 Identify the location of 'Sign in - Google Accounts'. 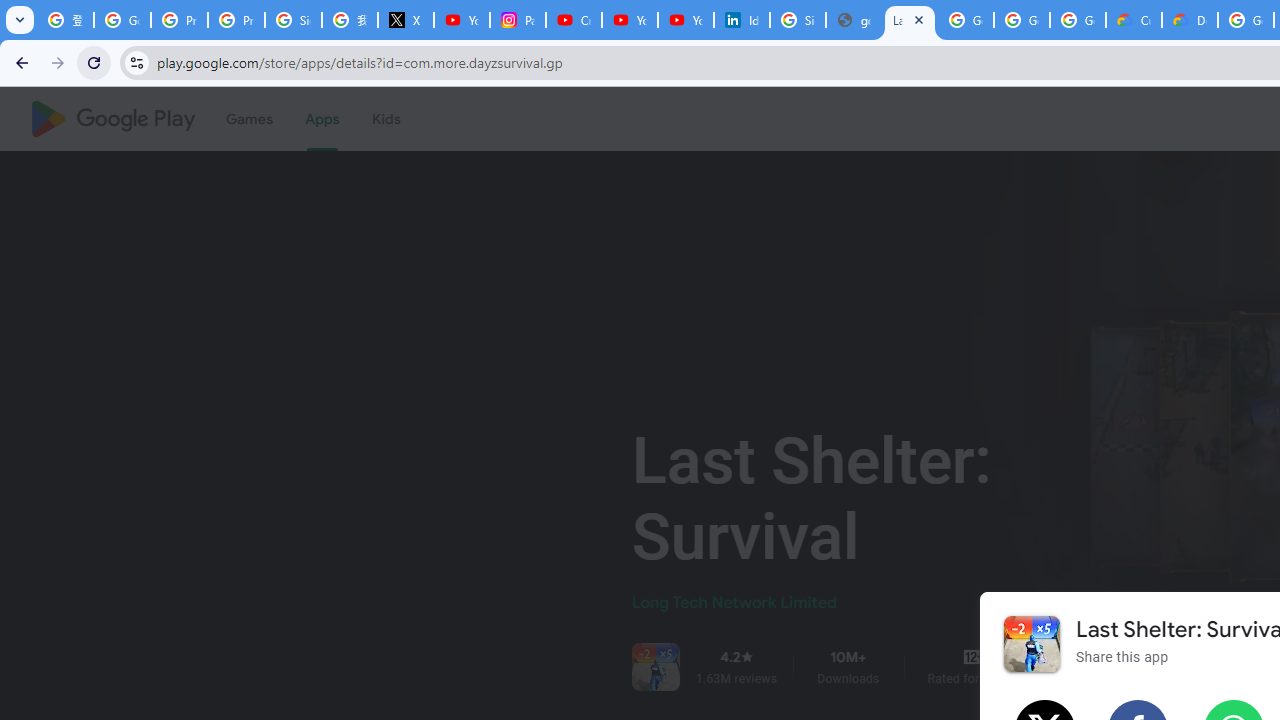
(292, 20).